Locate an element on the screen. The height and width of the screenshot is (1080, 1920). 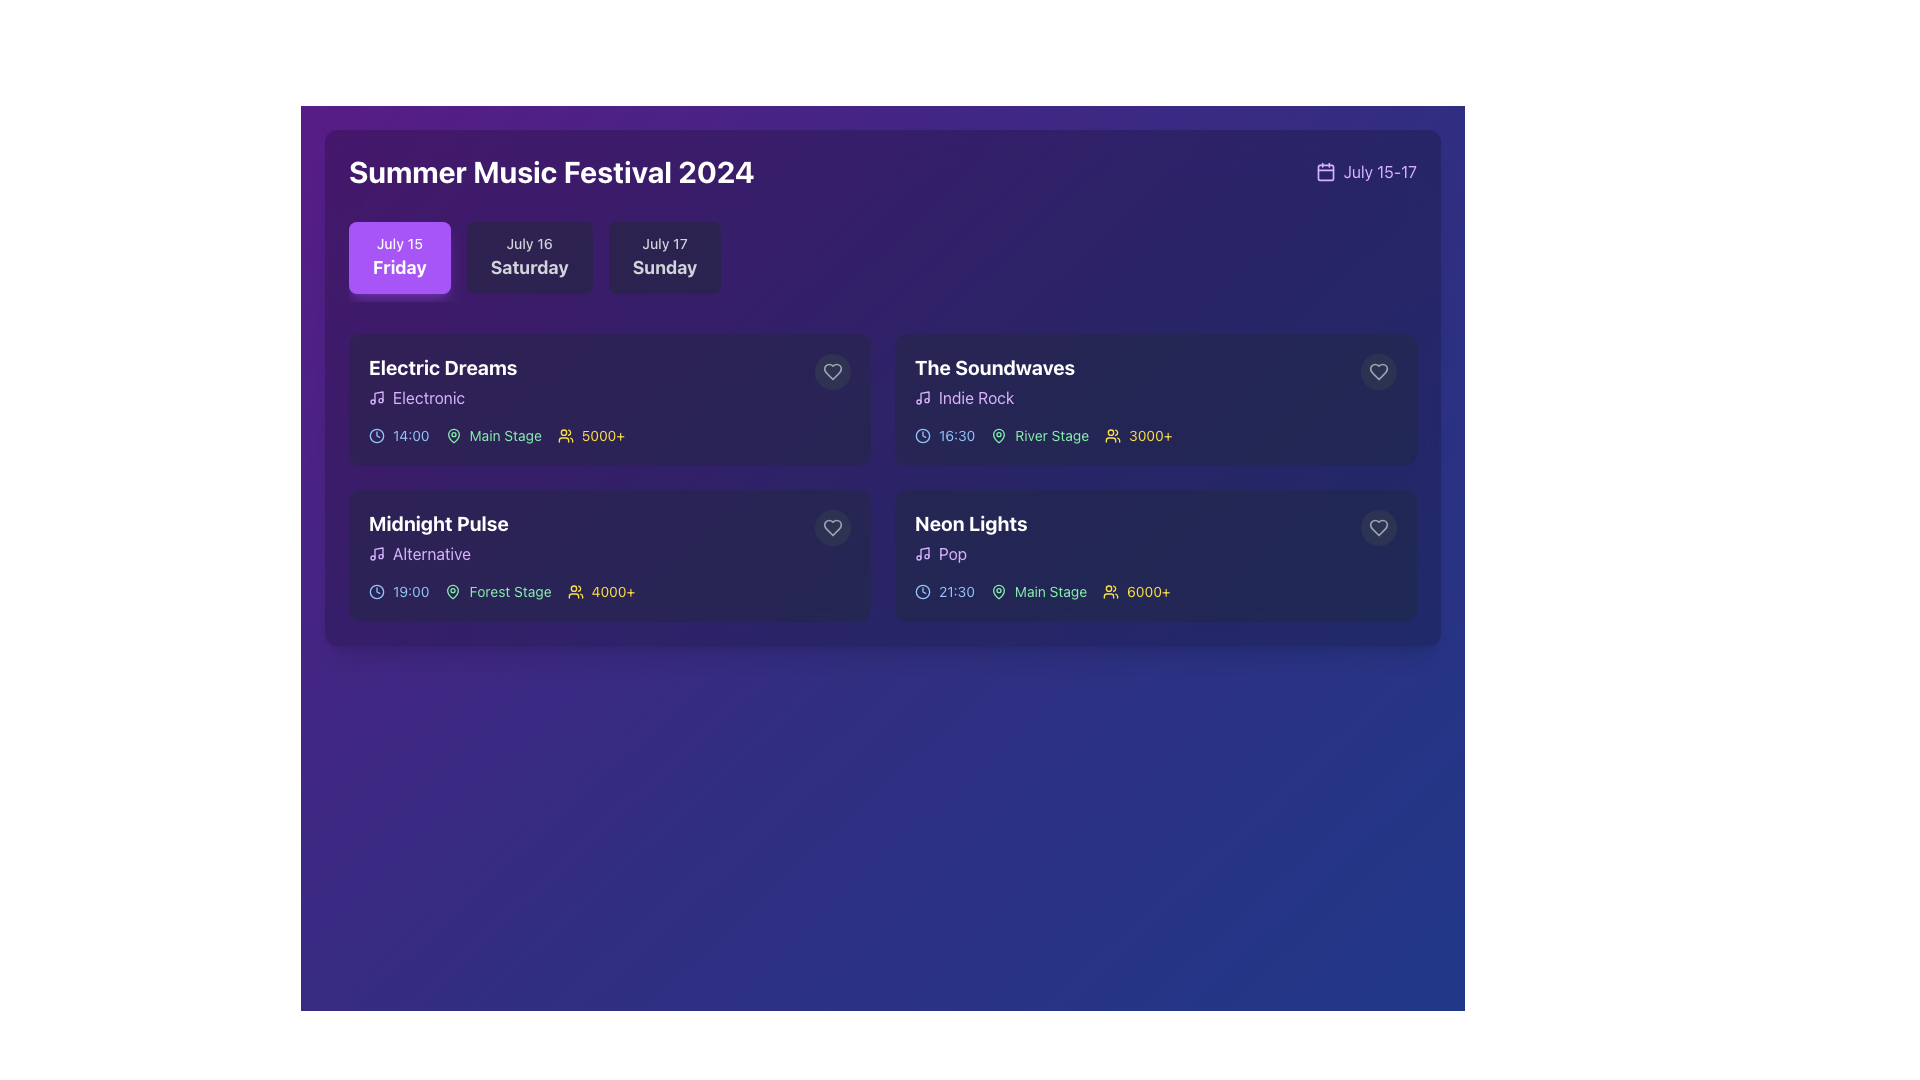
the static text display showing 'Sunday' in bold white font, which is part of the date indicator for July 17 is located at coordinates (665, 266).